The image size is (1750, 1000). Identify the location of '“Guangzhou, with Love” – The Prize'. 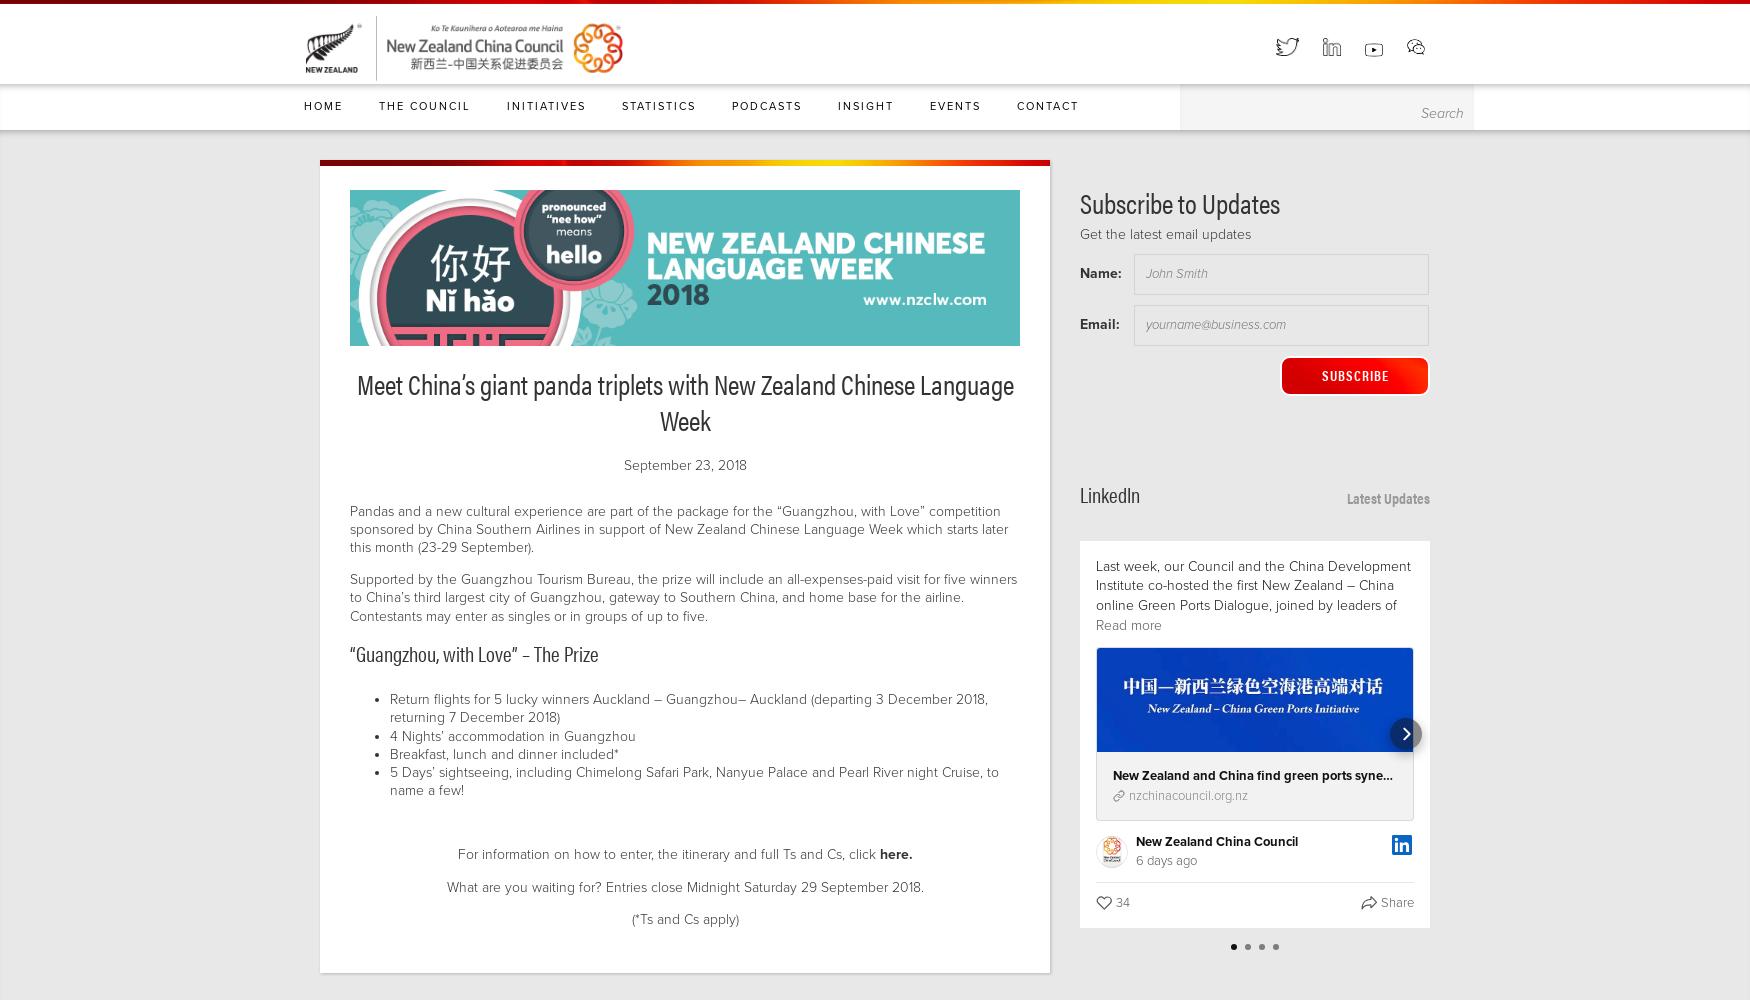
(474, 652).